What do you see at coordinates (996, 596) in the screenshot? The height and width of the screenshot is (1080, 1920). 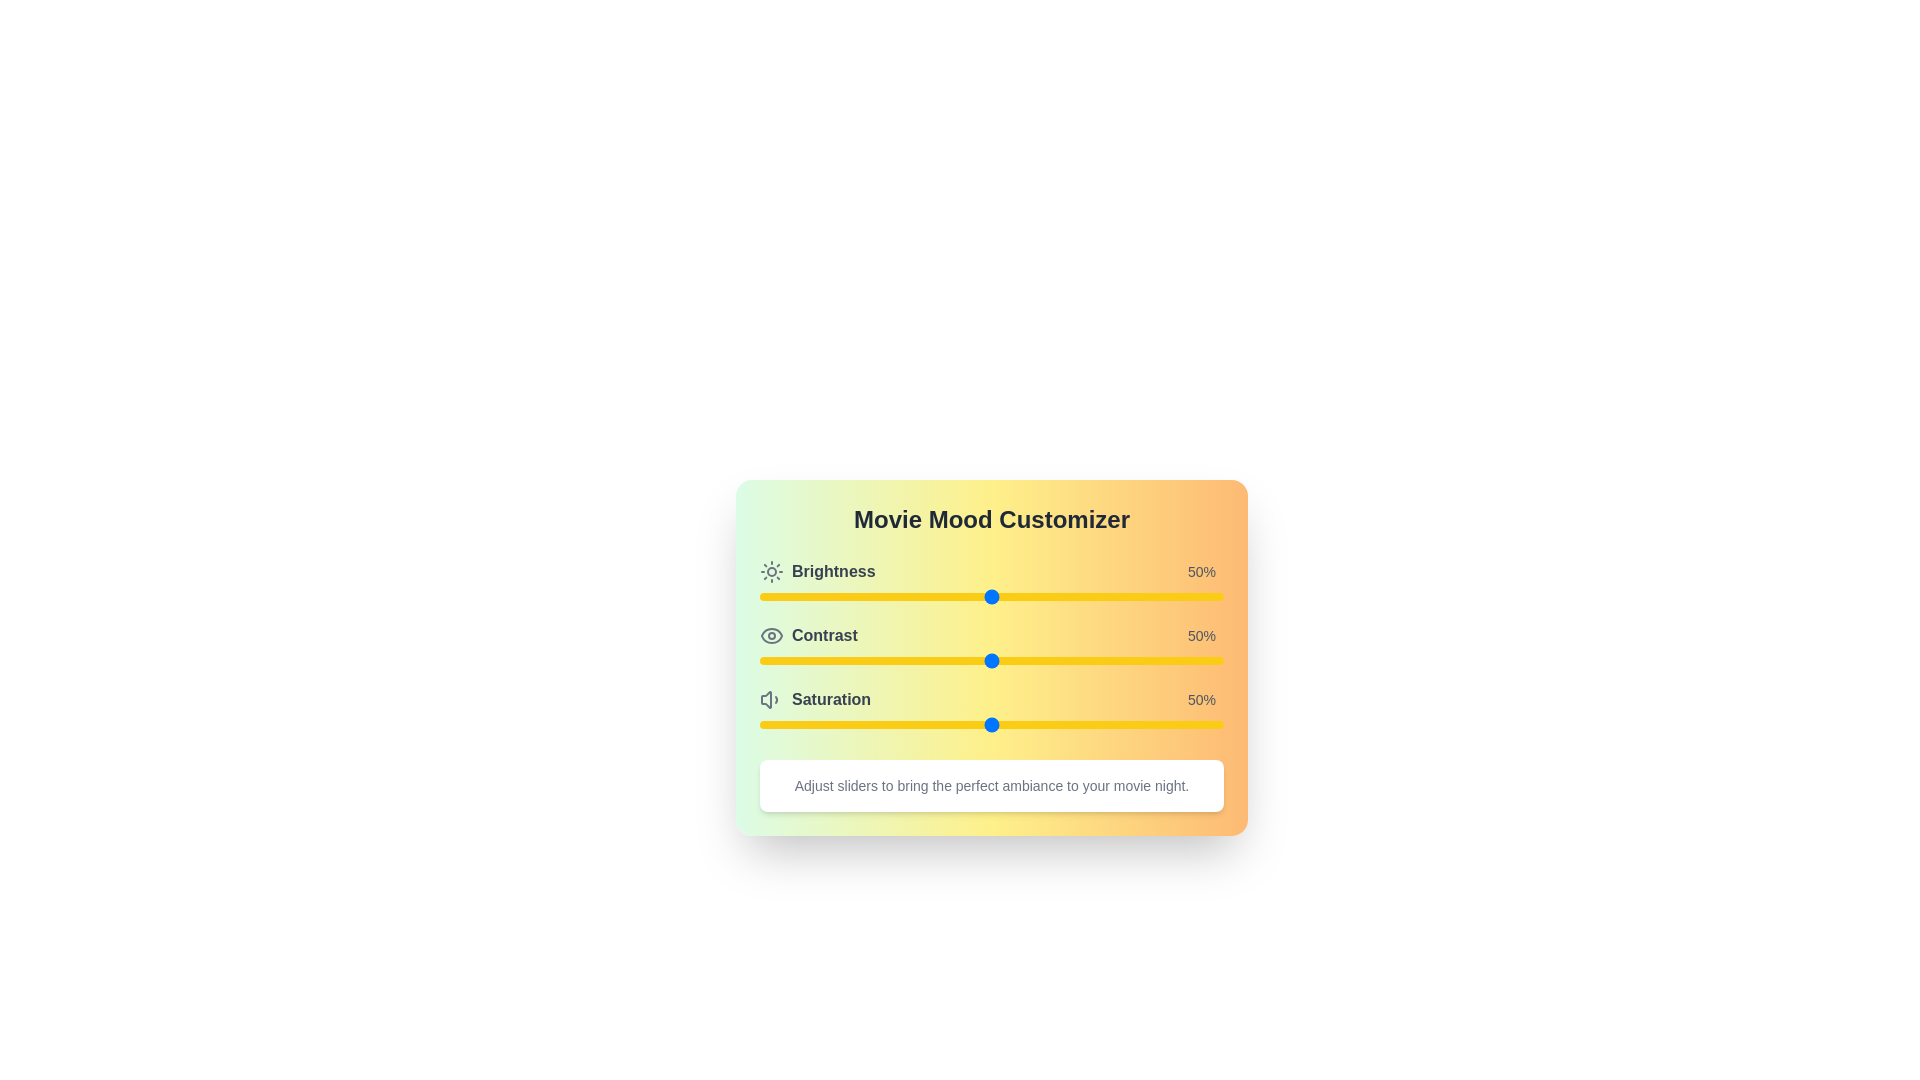 I see `brightness` at bounding box center [996, 596].